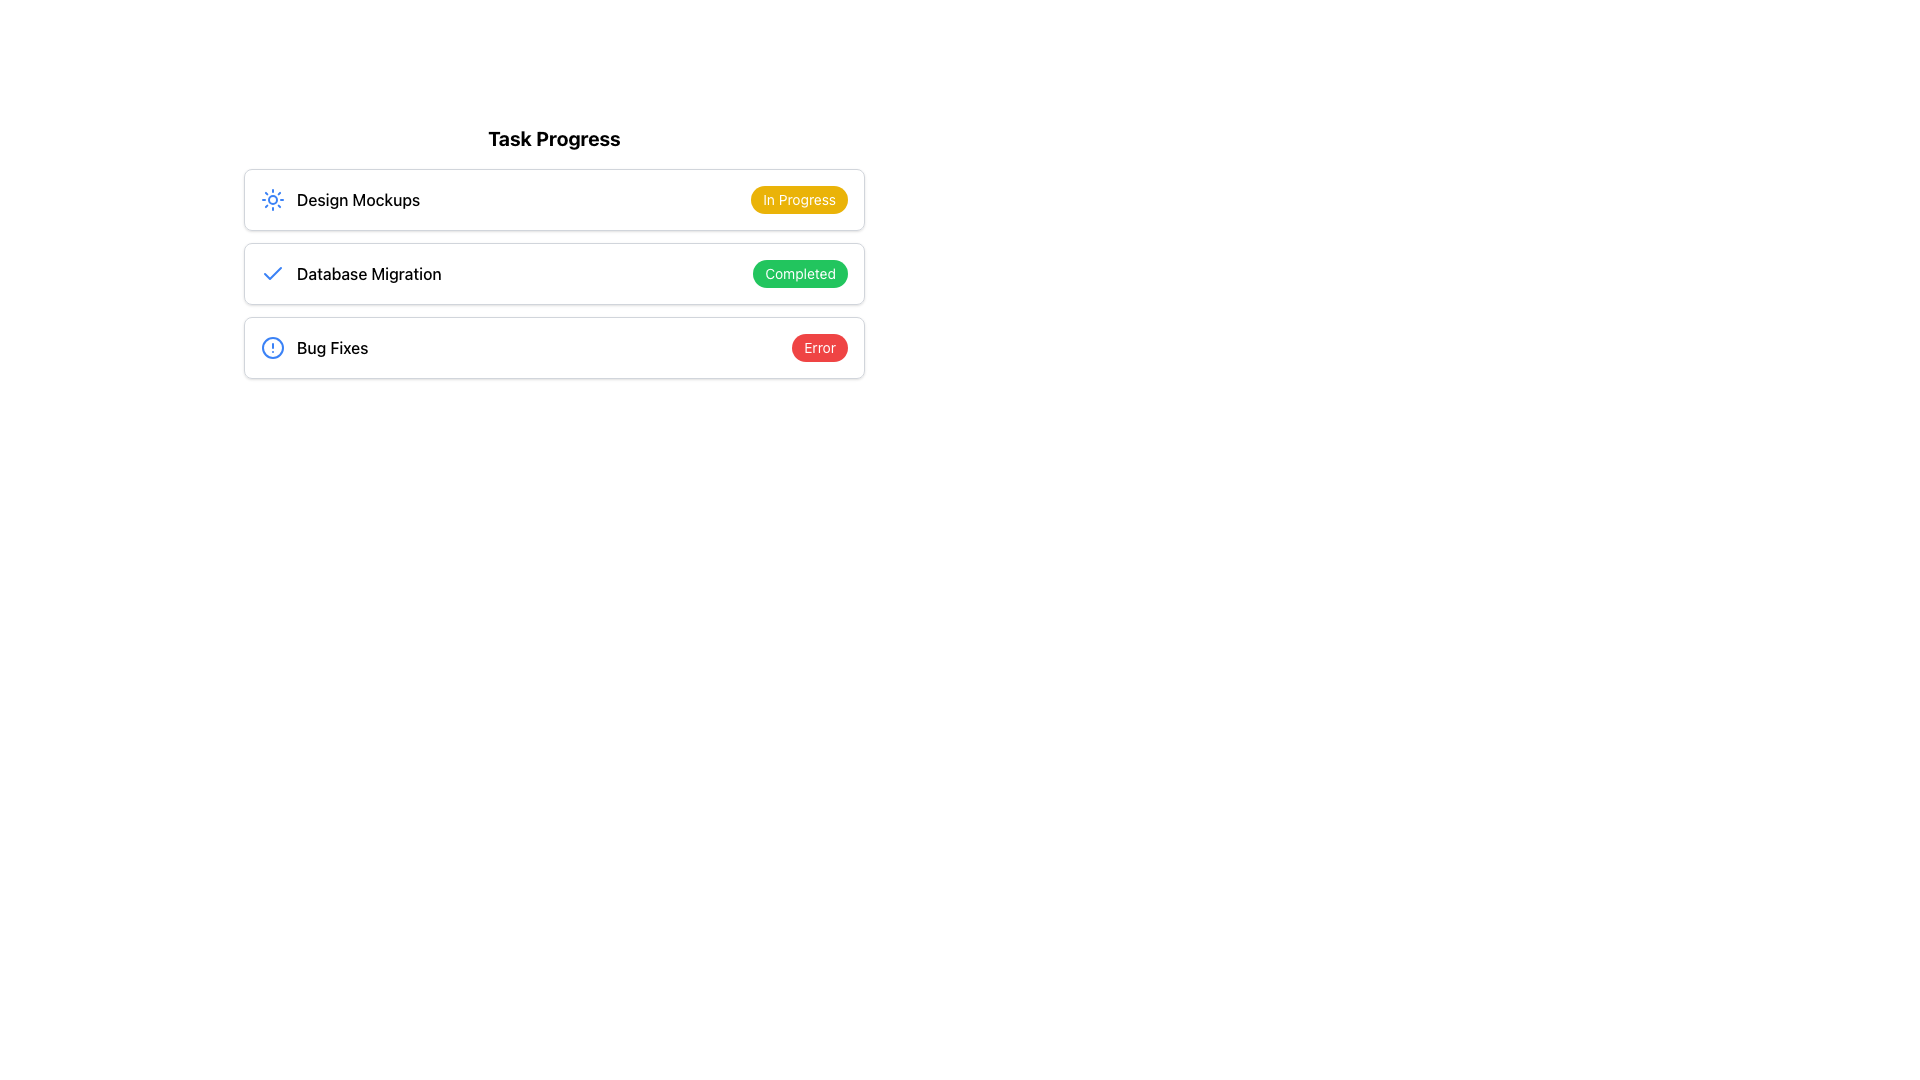 This screenshot has height=1080, width=1920. What do you see at coordinates (358, 200) in the screenshot?
I see `the 'Design Mockups' text label in the Task Progress section` at bounding box center [358, 200].